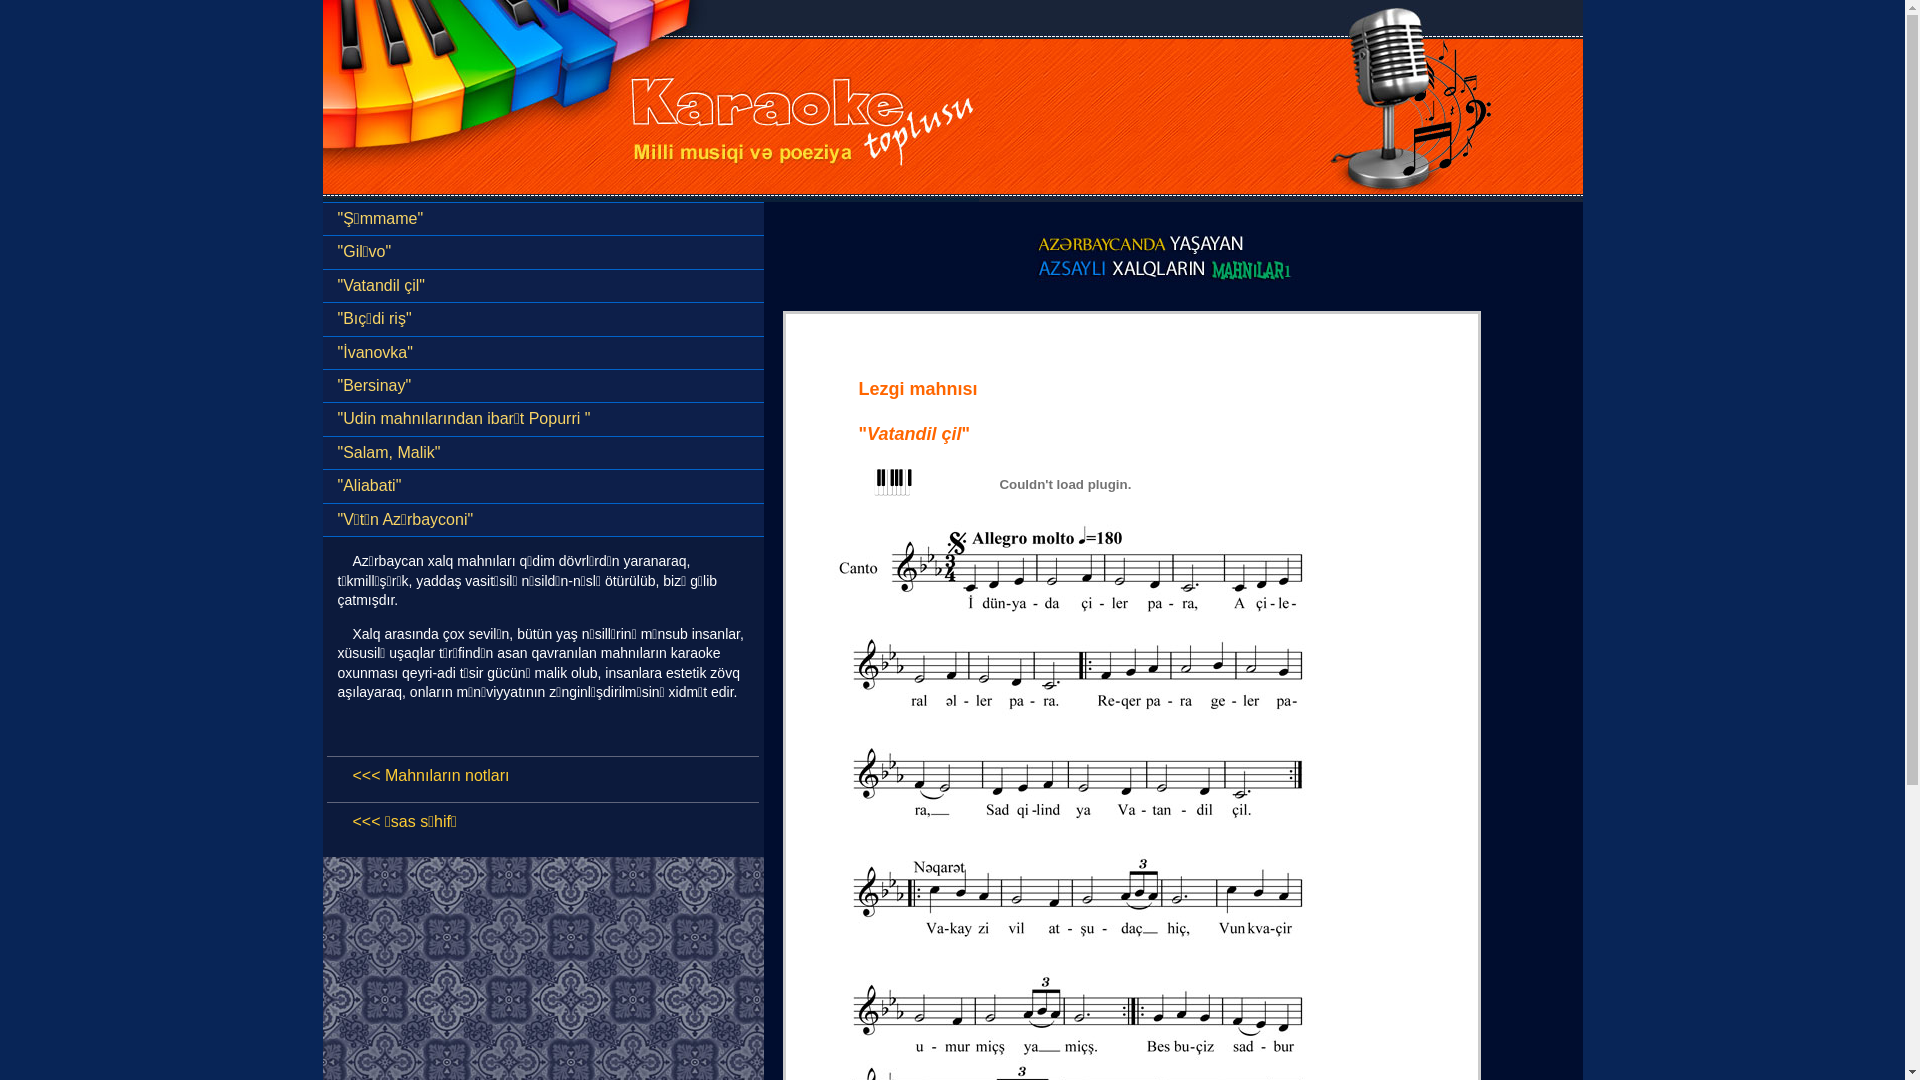 The height and width of the screenshot is (1080, 1920). I want to click on '"Salam, Malik"', so click(542, 452).